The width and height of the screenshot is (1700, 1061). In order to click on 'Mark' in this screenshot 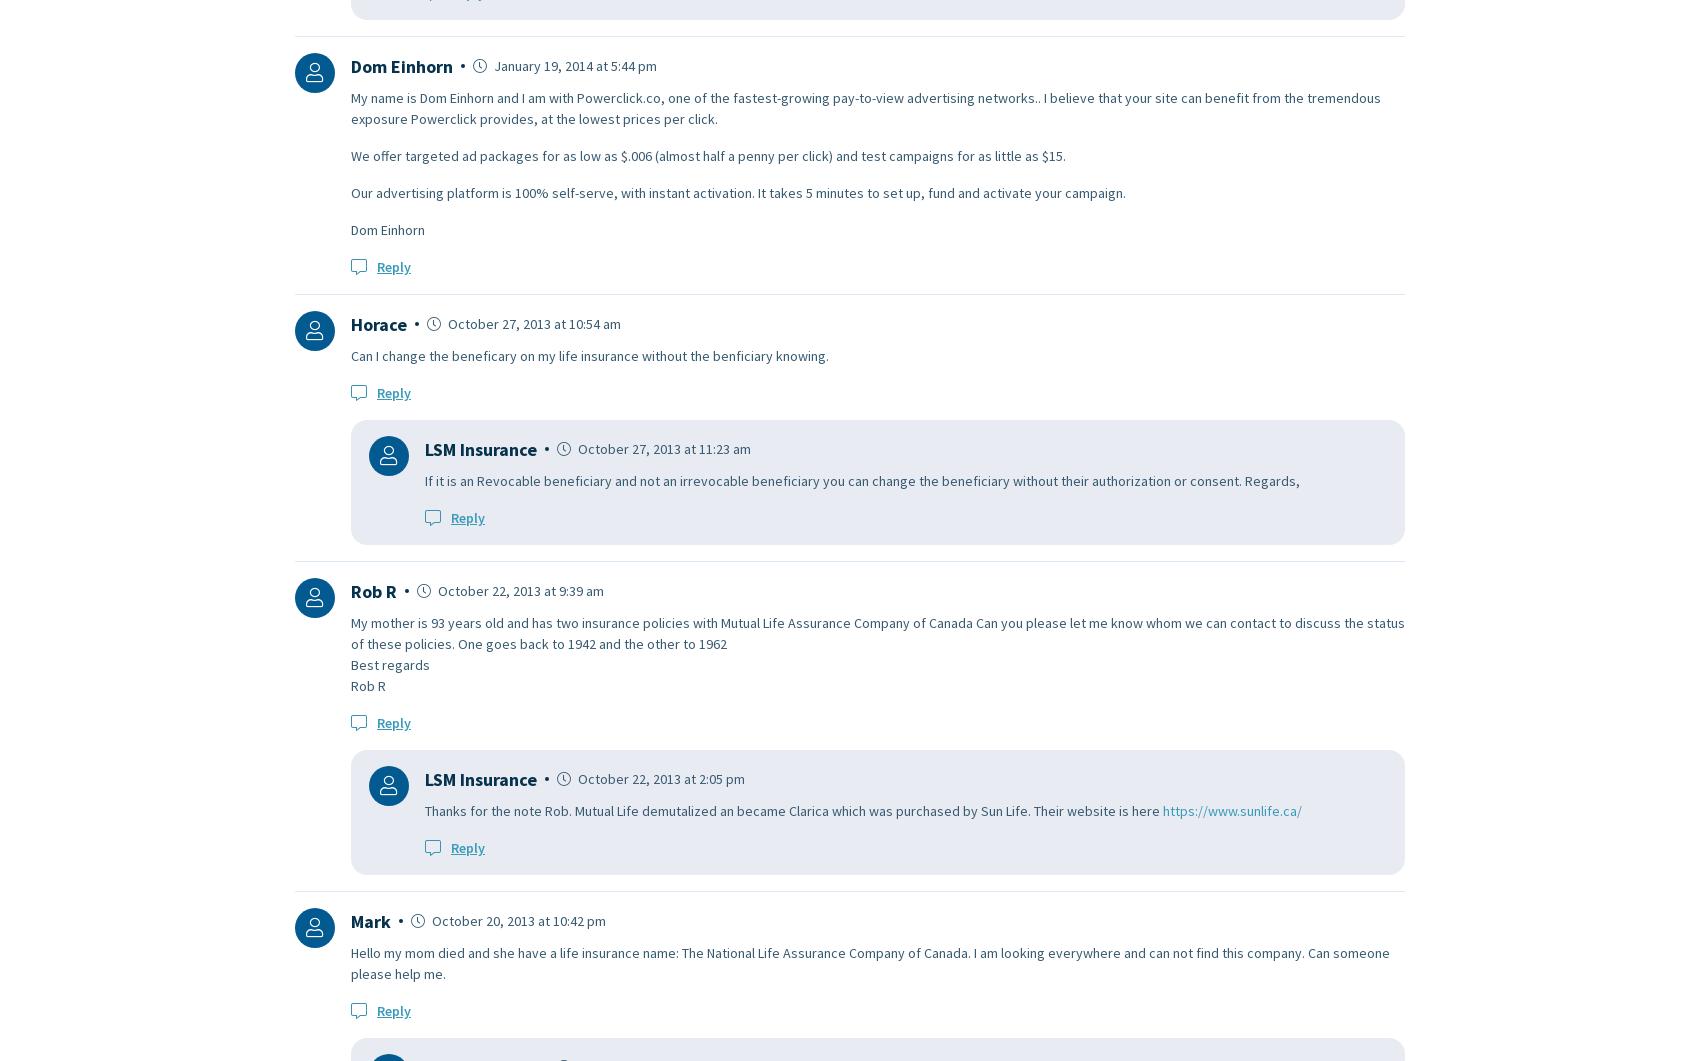, I will do `click(369, 919)`.